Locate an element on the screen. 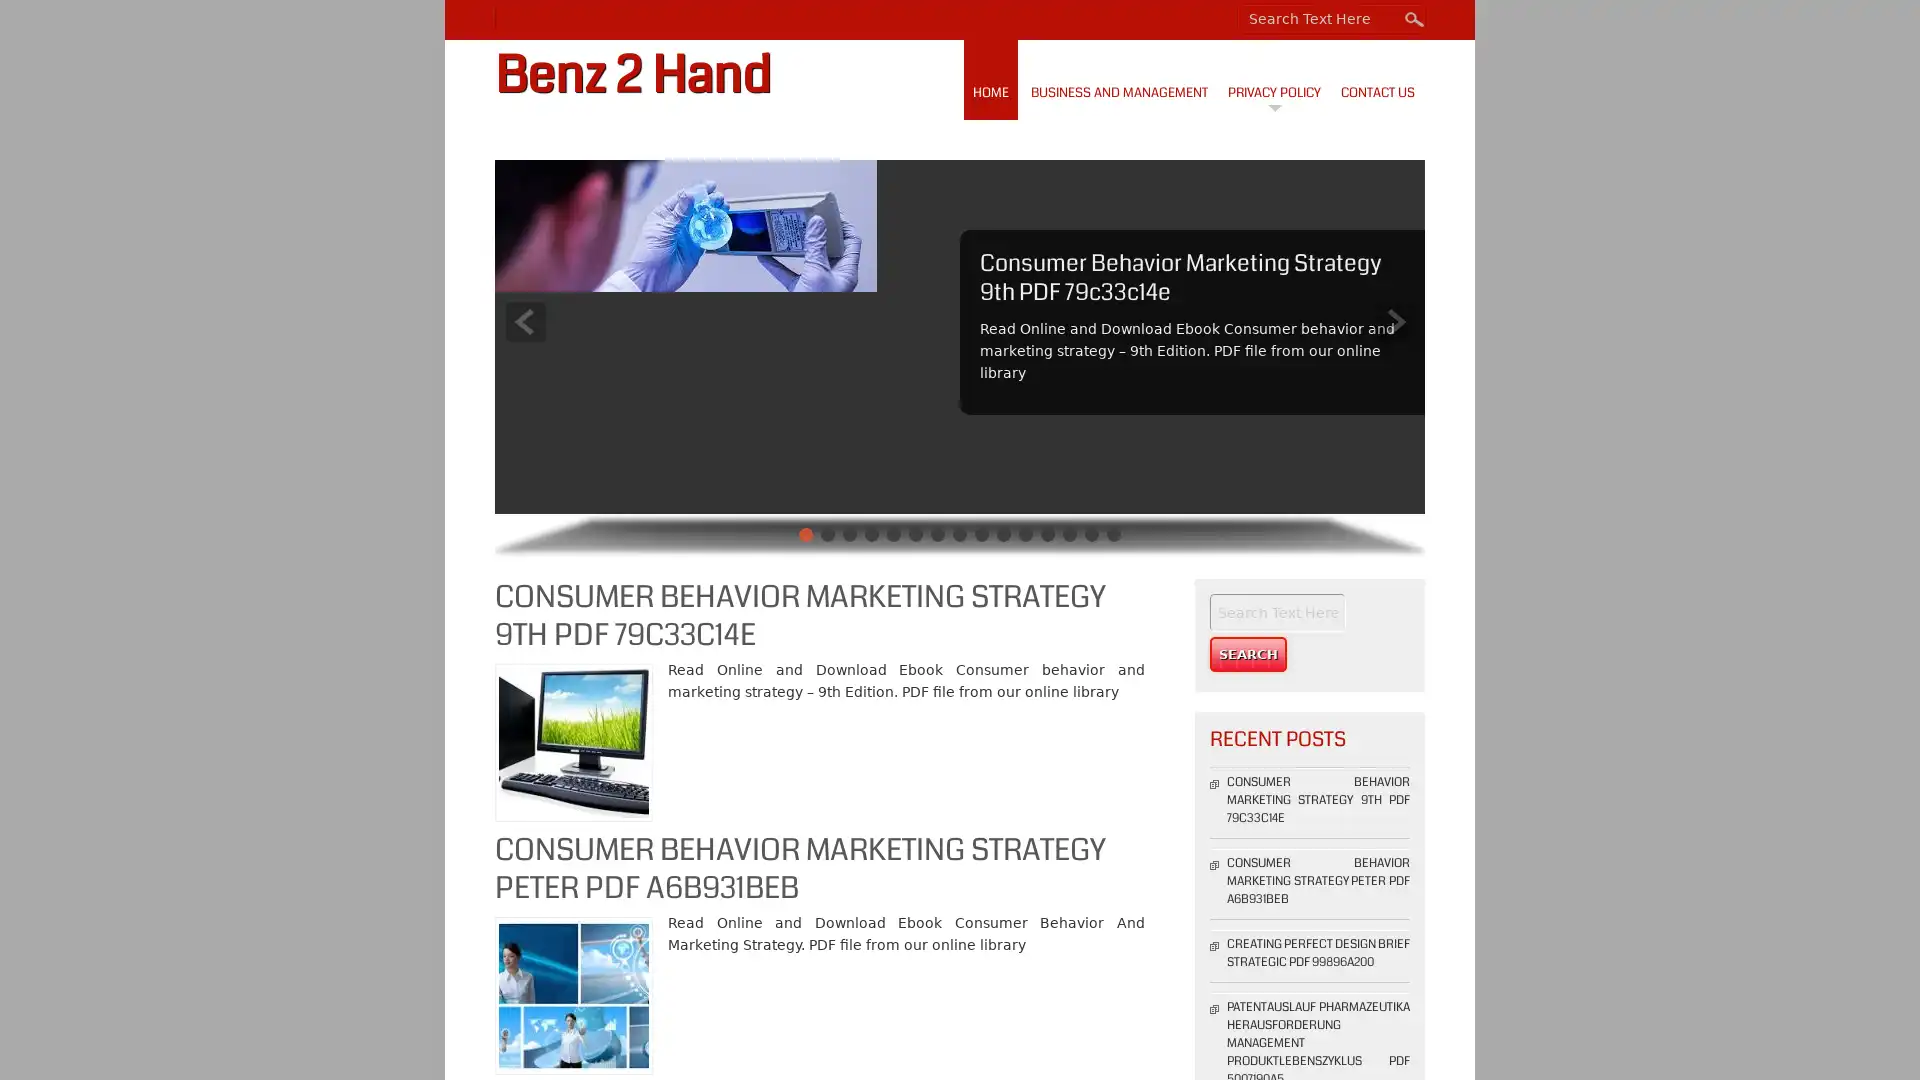 Image resolution: width=1920 pixels, height=1080 pixels. Search is located at coordinates (1247, 654).